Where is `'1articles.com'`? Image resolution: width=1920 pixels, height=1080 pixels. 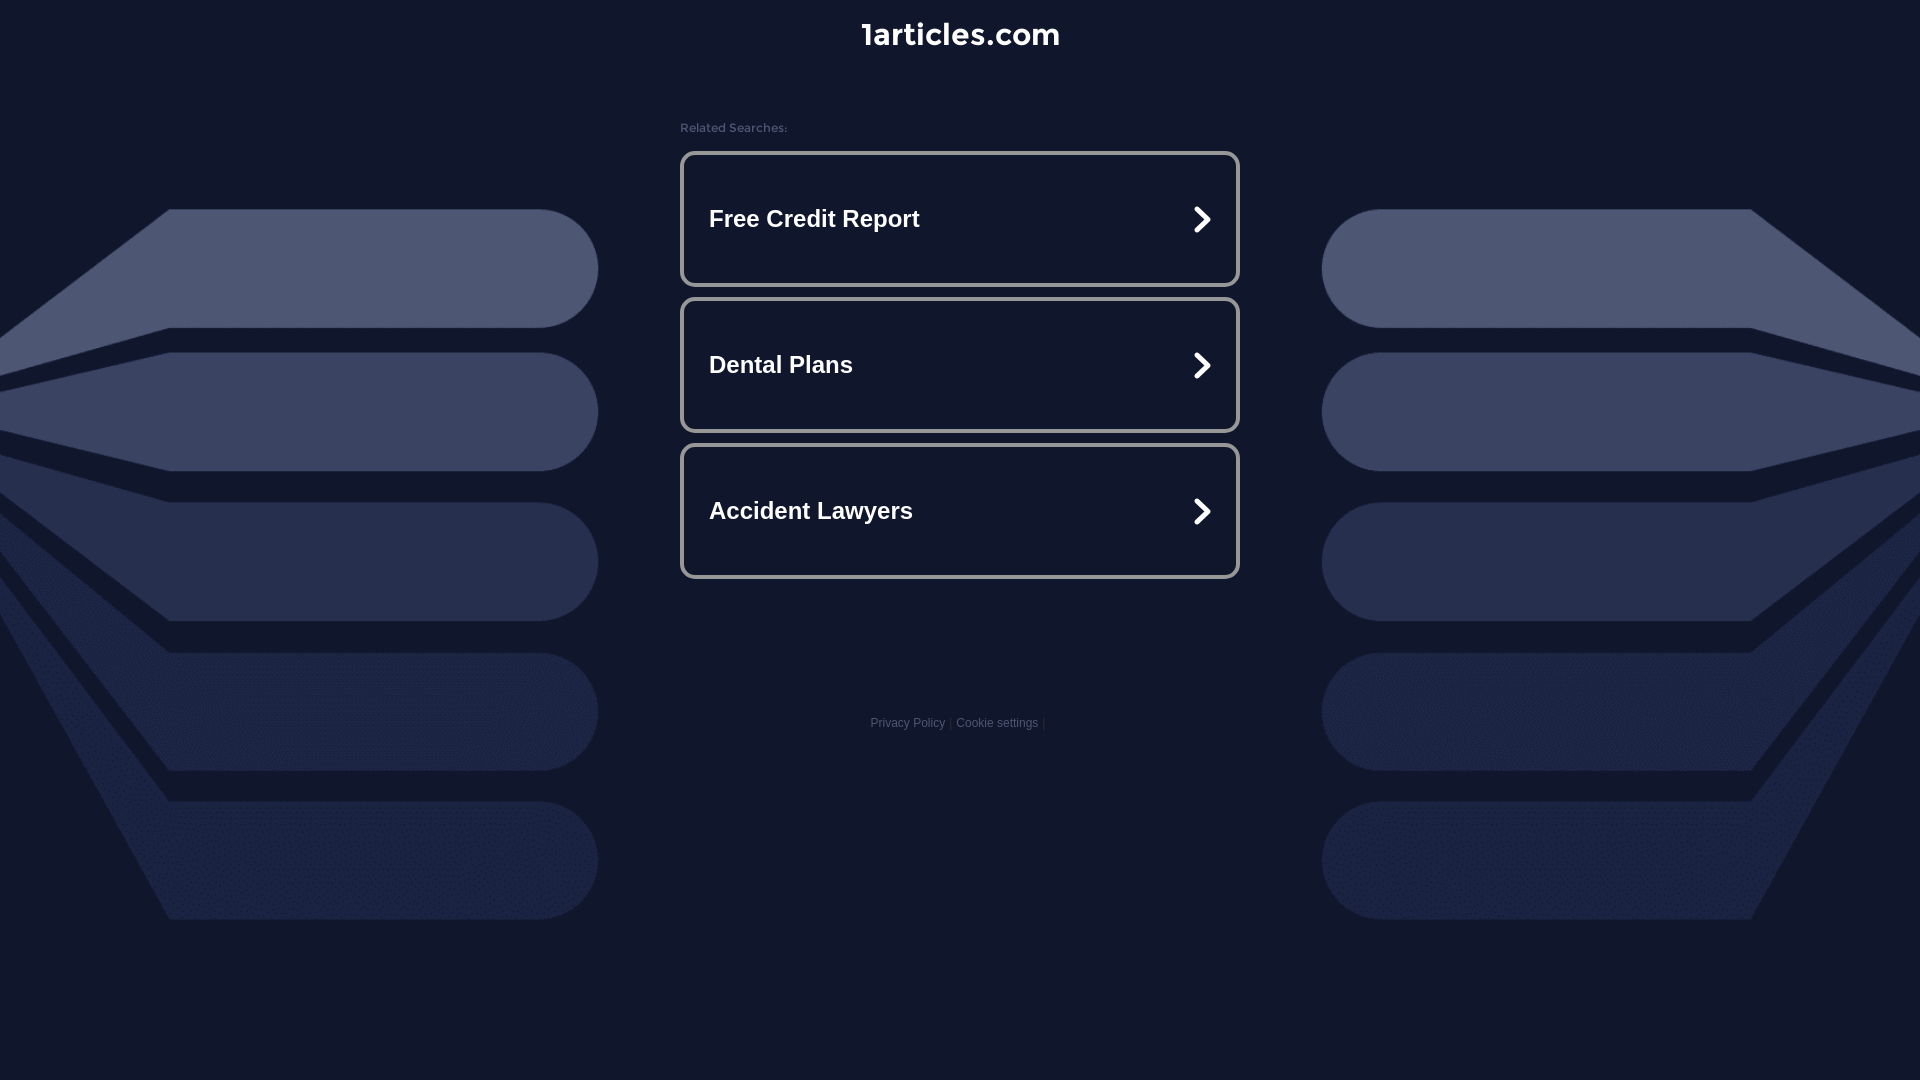 '1articles.com' is located at coordinates (859, 34).